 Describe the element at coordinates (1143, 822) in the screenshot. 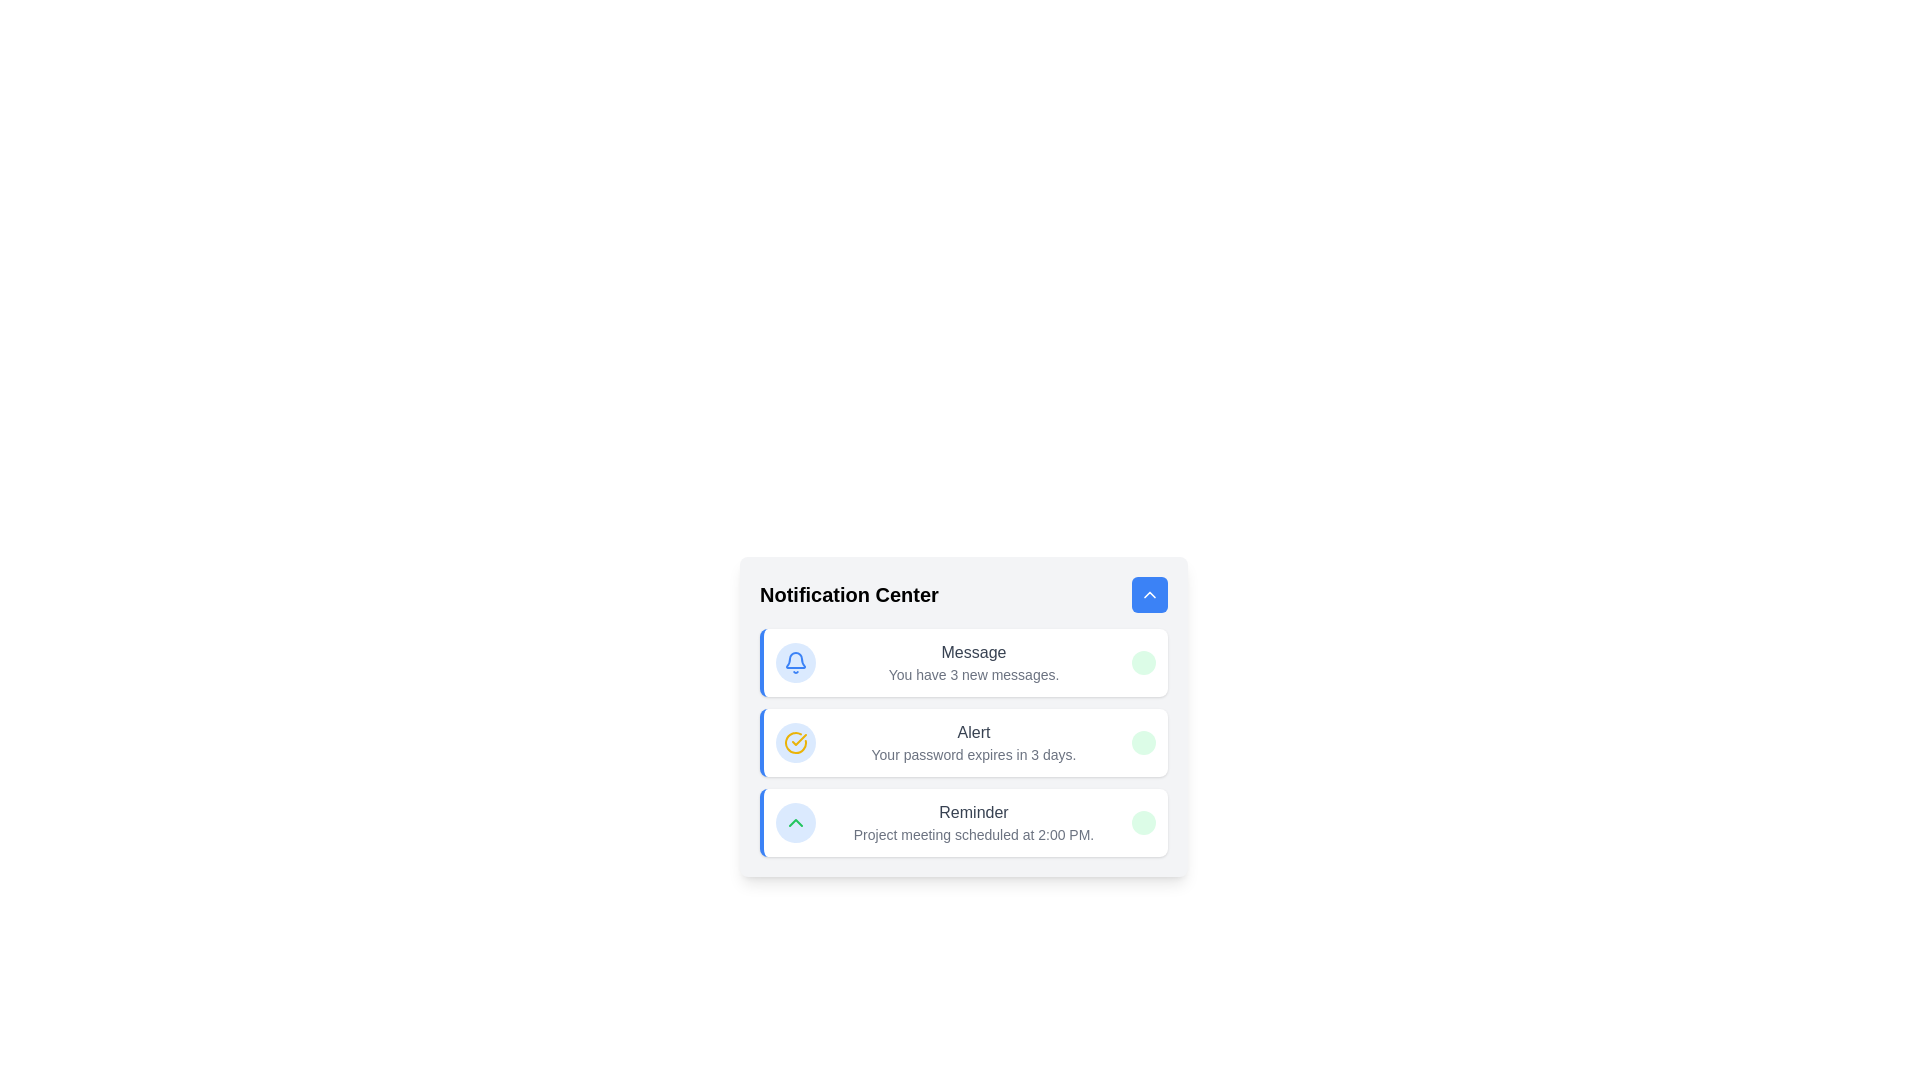

I see `the newness indicator badge located in the far-right corner of the 'Reminder' notification entry` at that location.